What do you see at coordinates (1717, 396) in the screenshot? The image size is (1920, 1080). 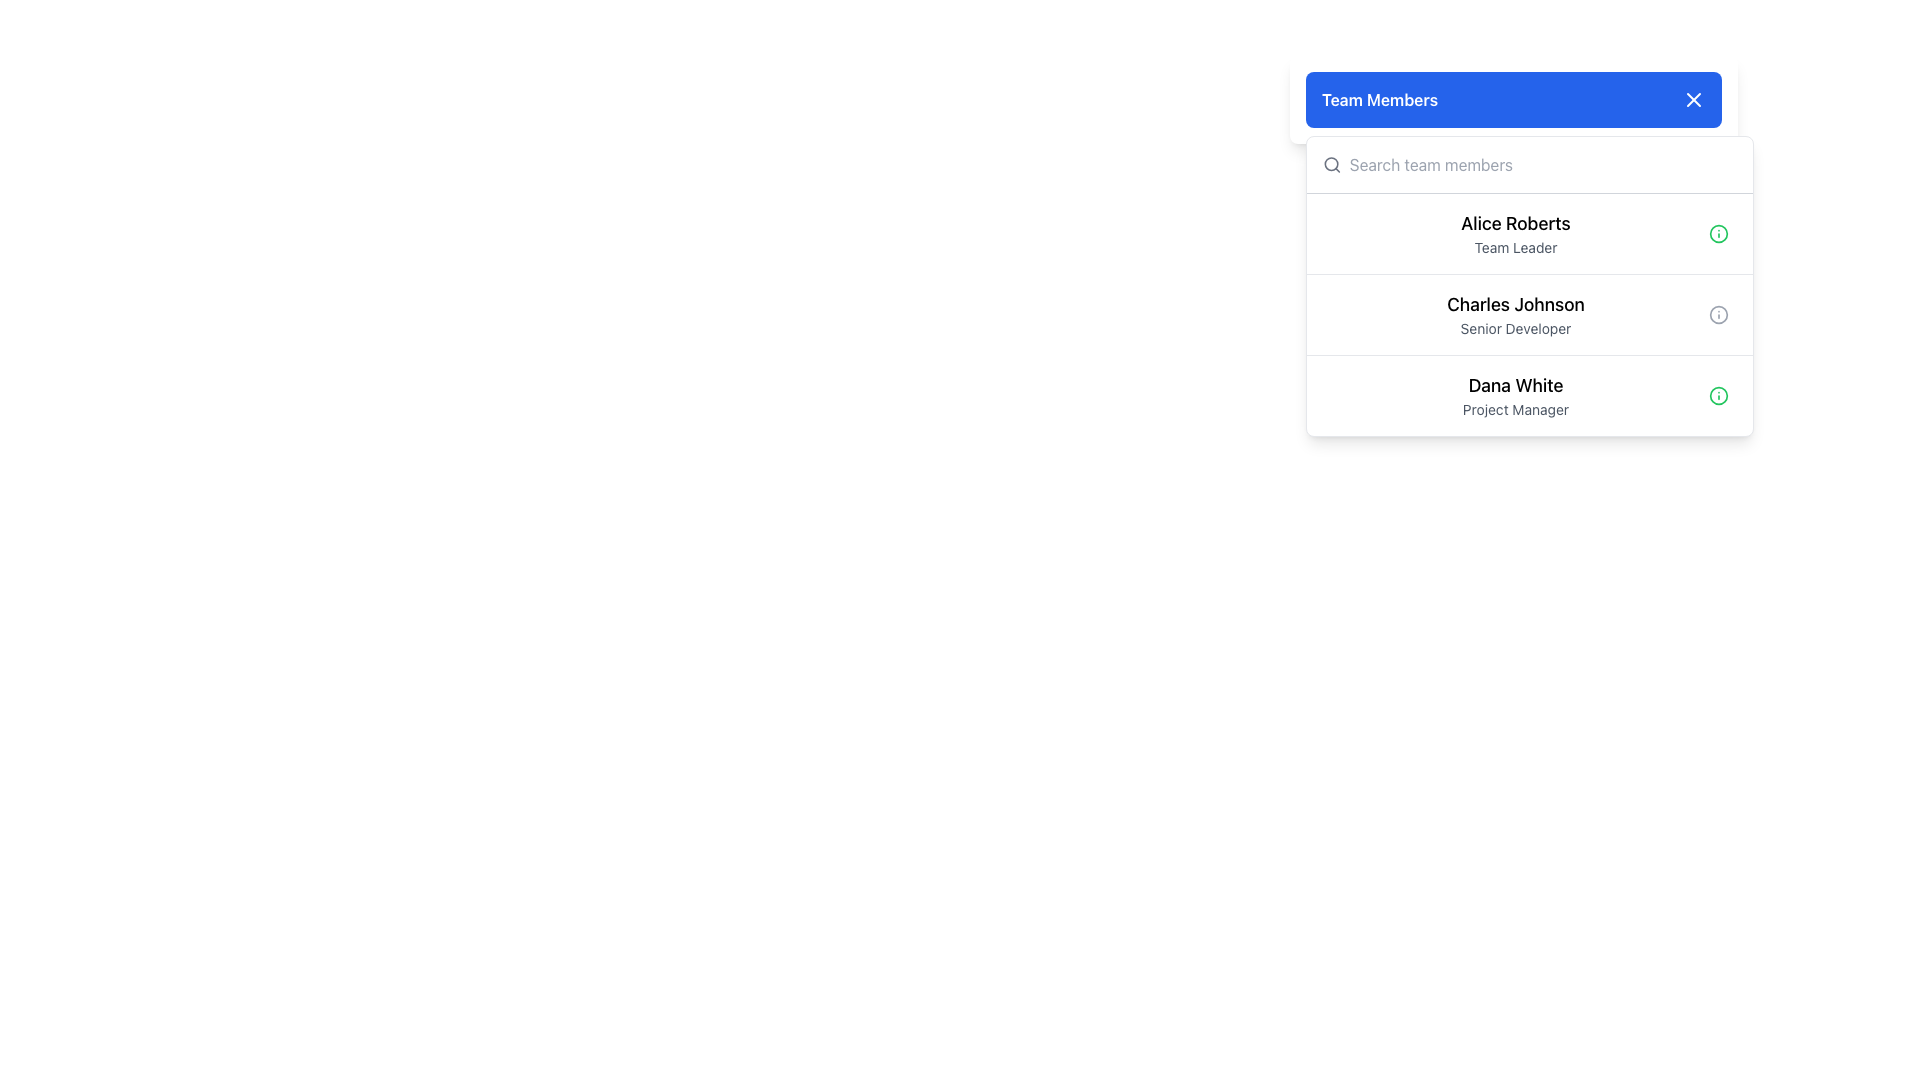 I see `the green circular outline located next` at bounding box center [1717, 396].